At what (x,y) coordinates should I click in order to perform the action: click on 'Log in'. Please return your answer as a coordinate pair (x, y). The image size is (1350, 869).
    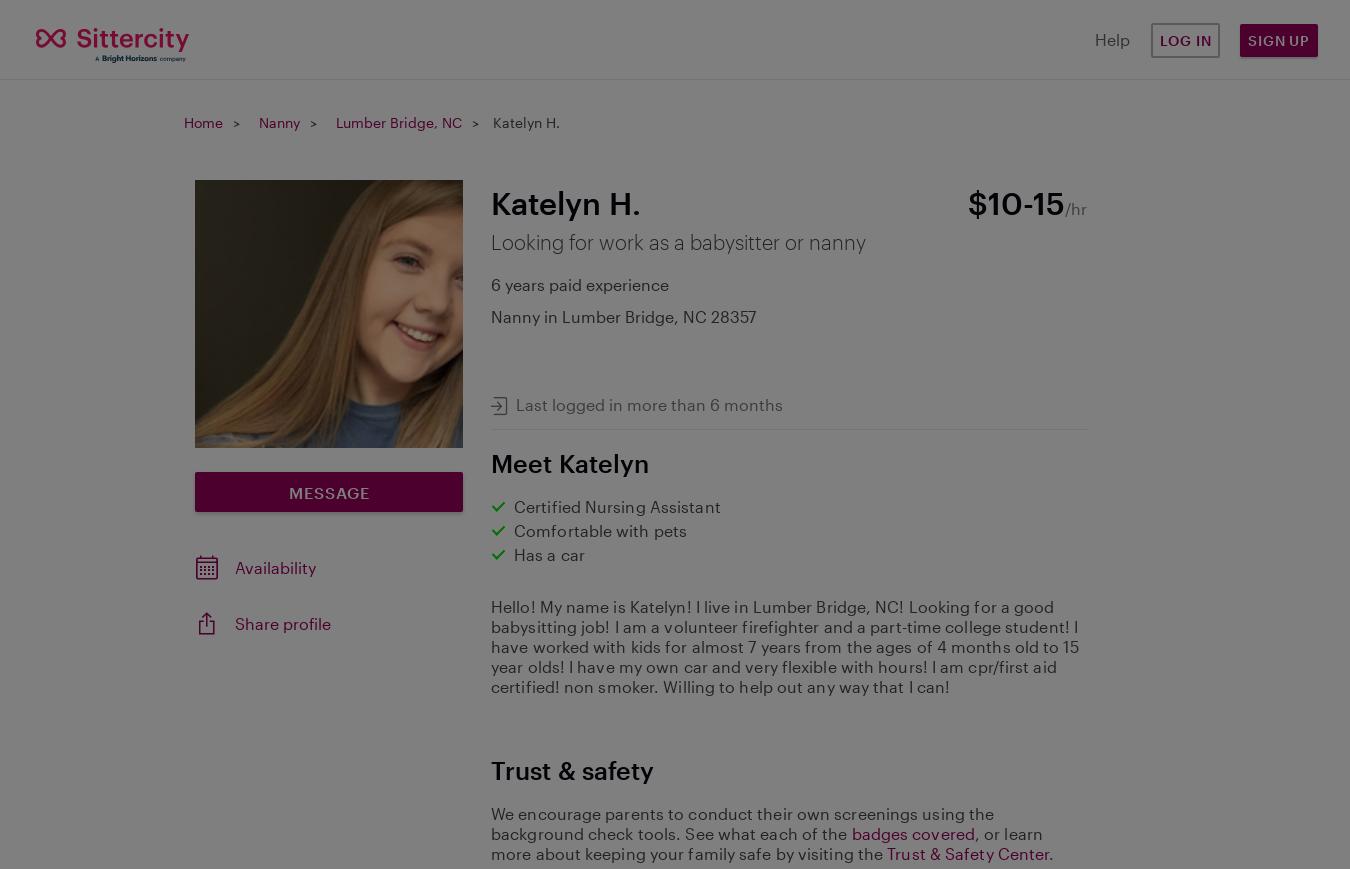
    Looking at the image, I should click on (1157, 38).